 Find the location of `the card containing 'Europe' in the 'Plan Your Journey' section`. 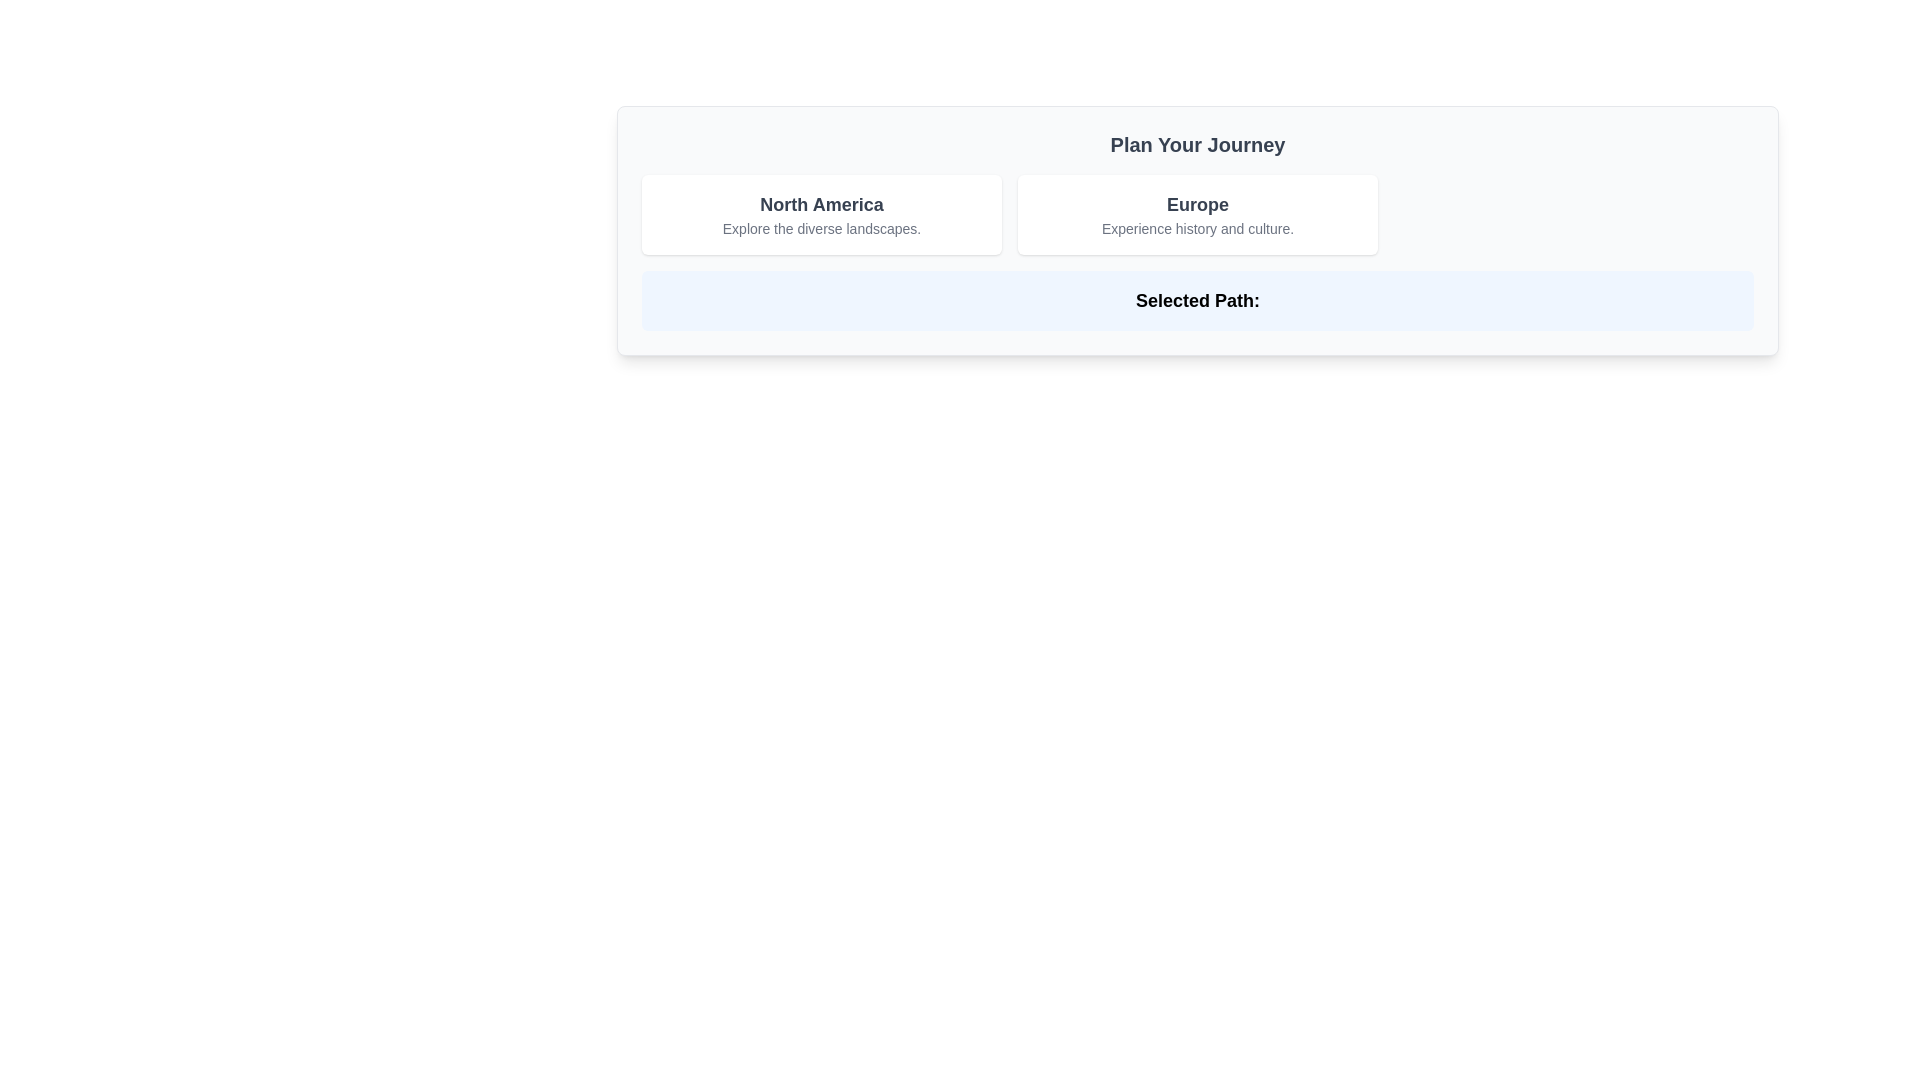

the card containing 'Europe' in the 'Plan Your Journey' section is located at coordinates (1198, 215).